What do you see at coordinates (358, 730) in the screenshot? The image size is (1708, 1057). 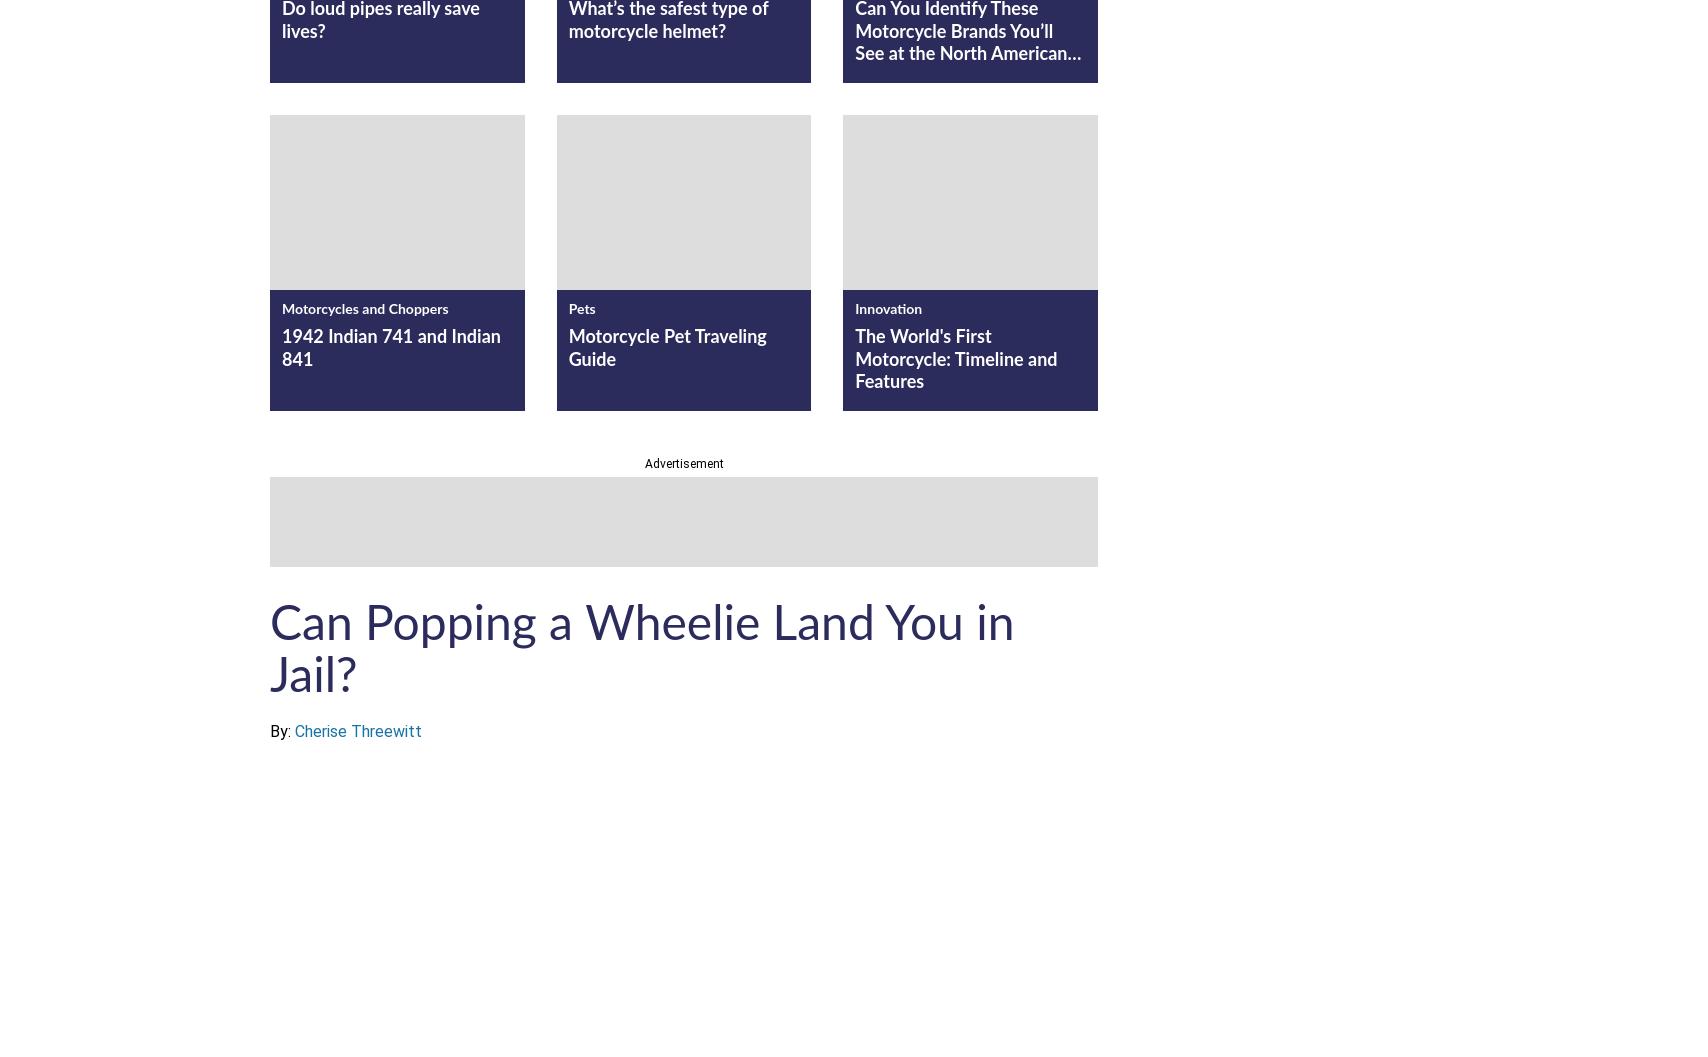 I see `'Cherise Threewitt'` at bounding box center [358, 730].